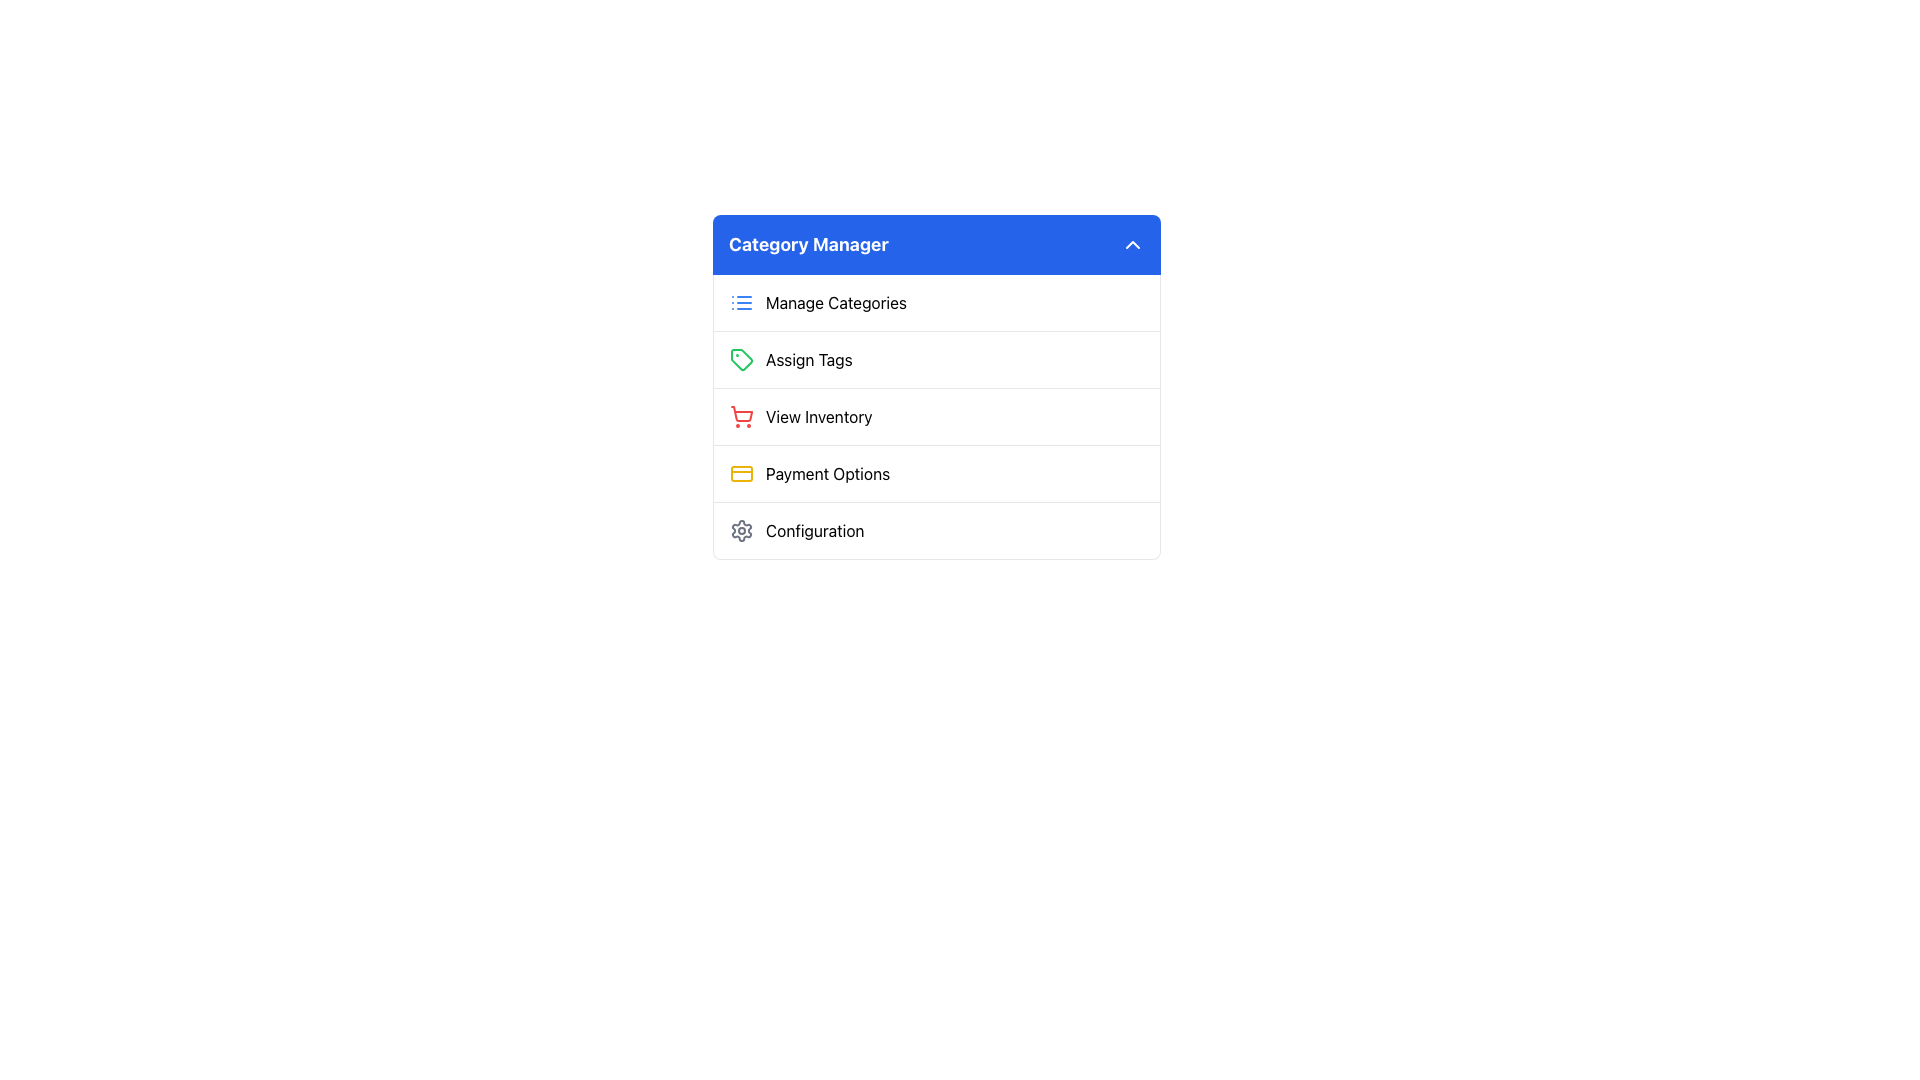  What do you see at coordinates (1132, 244) in the screenshot?
I see `the toggle button located in the top-right corner of the 'Category Manager' panel` at bounding box center [1132, 244].